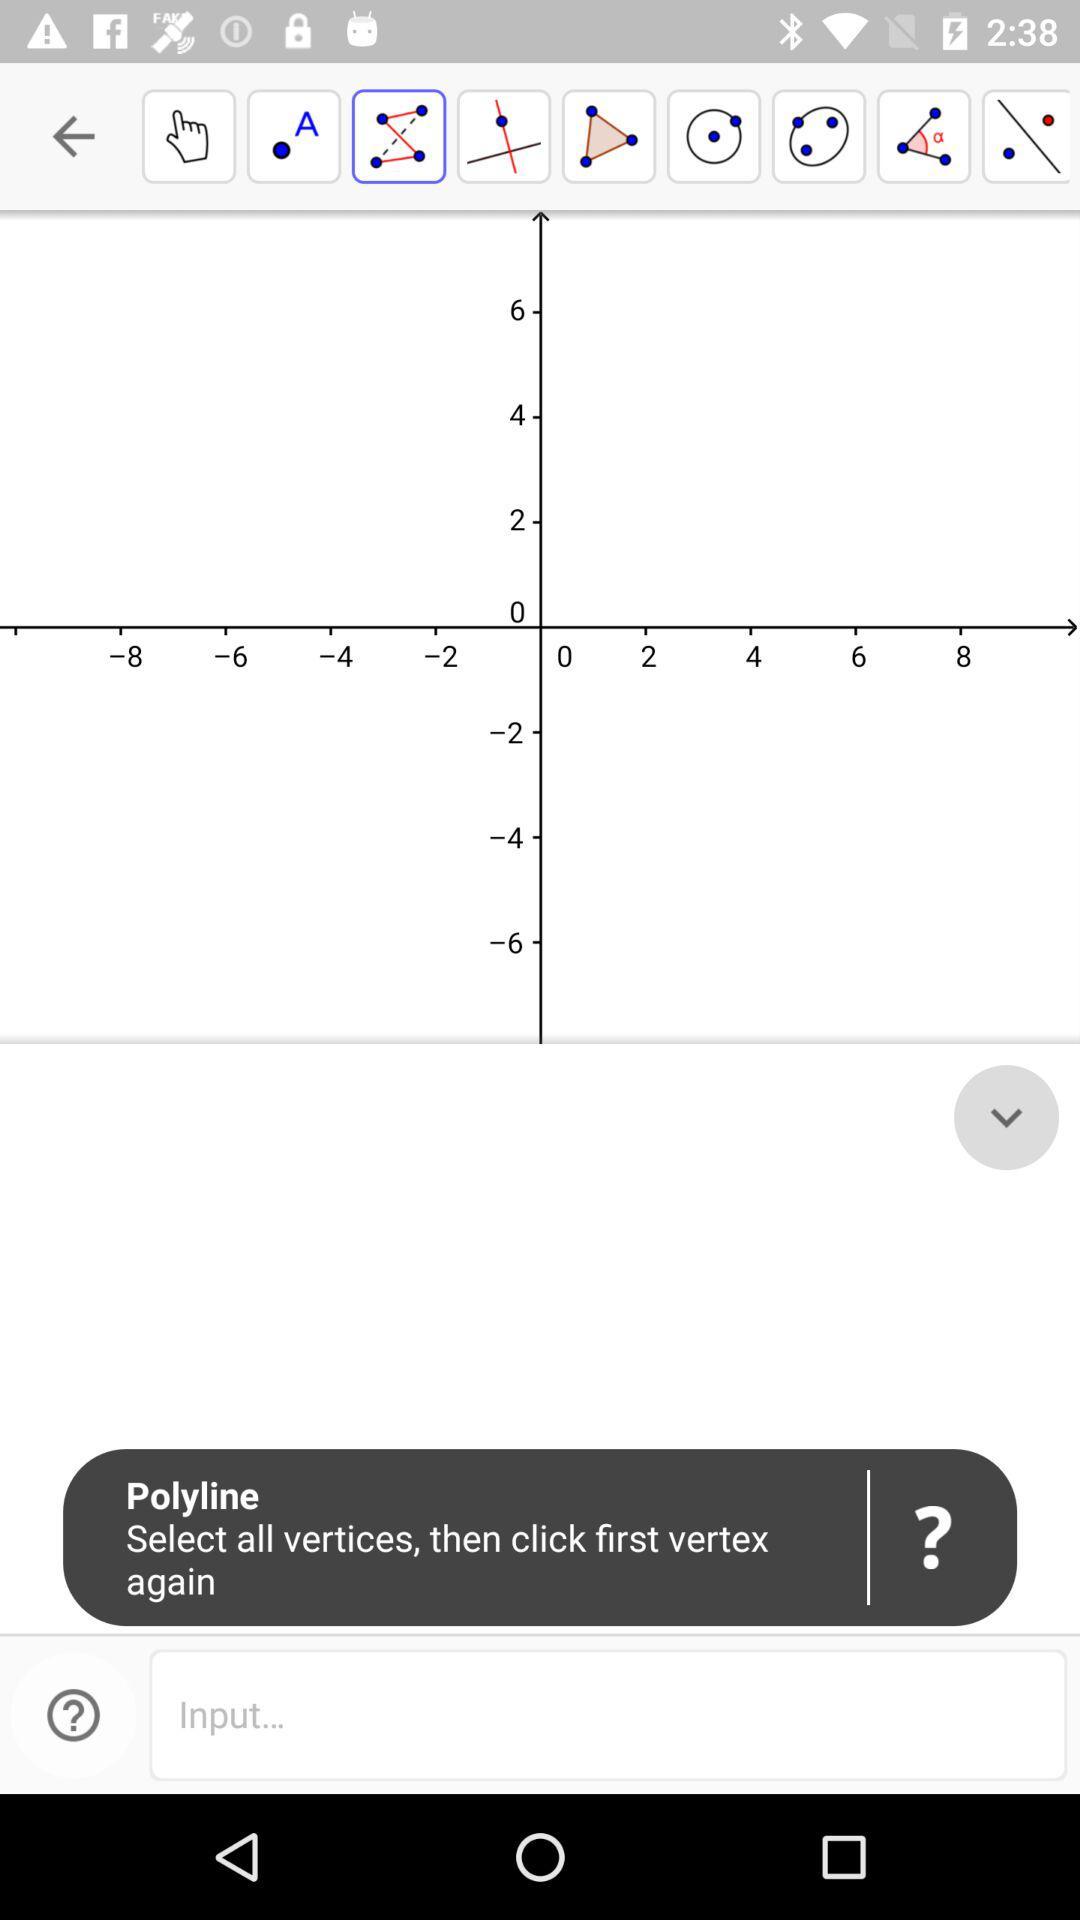  What do you see at coordinates (1006, 1116) in the screenshot?
I see `the expand_more icon` at bounding box center [1006, 1116].